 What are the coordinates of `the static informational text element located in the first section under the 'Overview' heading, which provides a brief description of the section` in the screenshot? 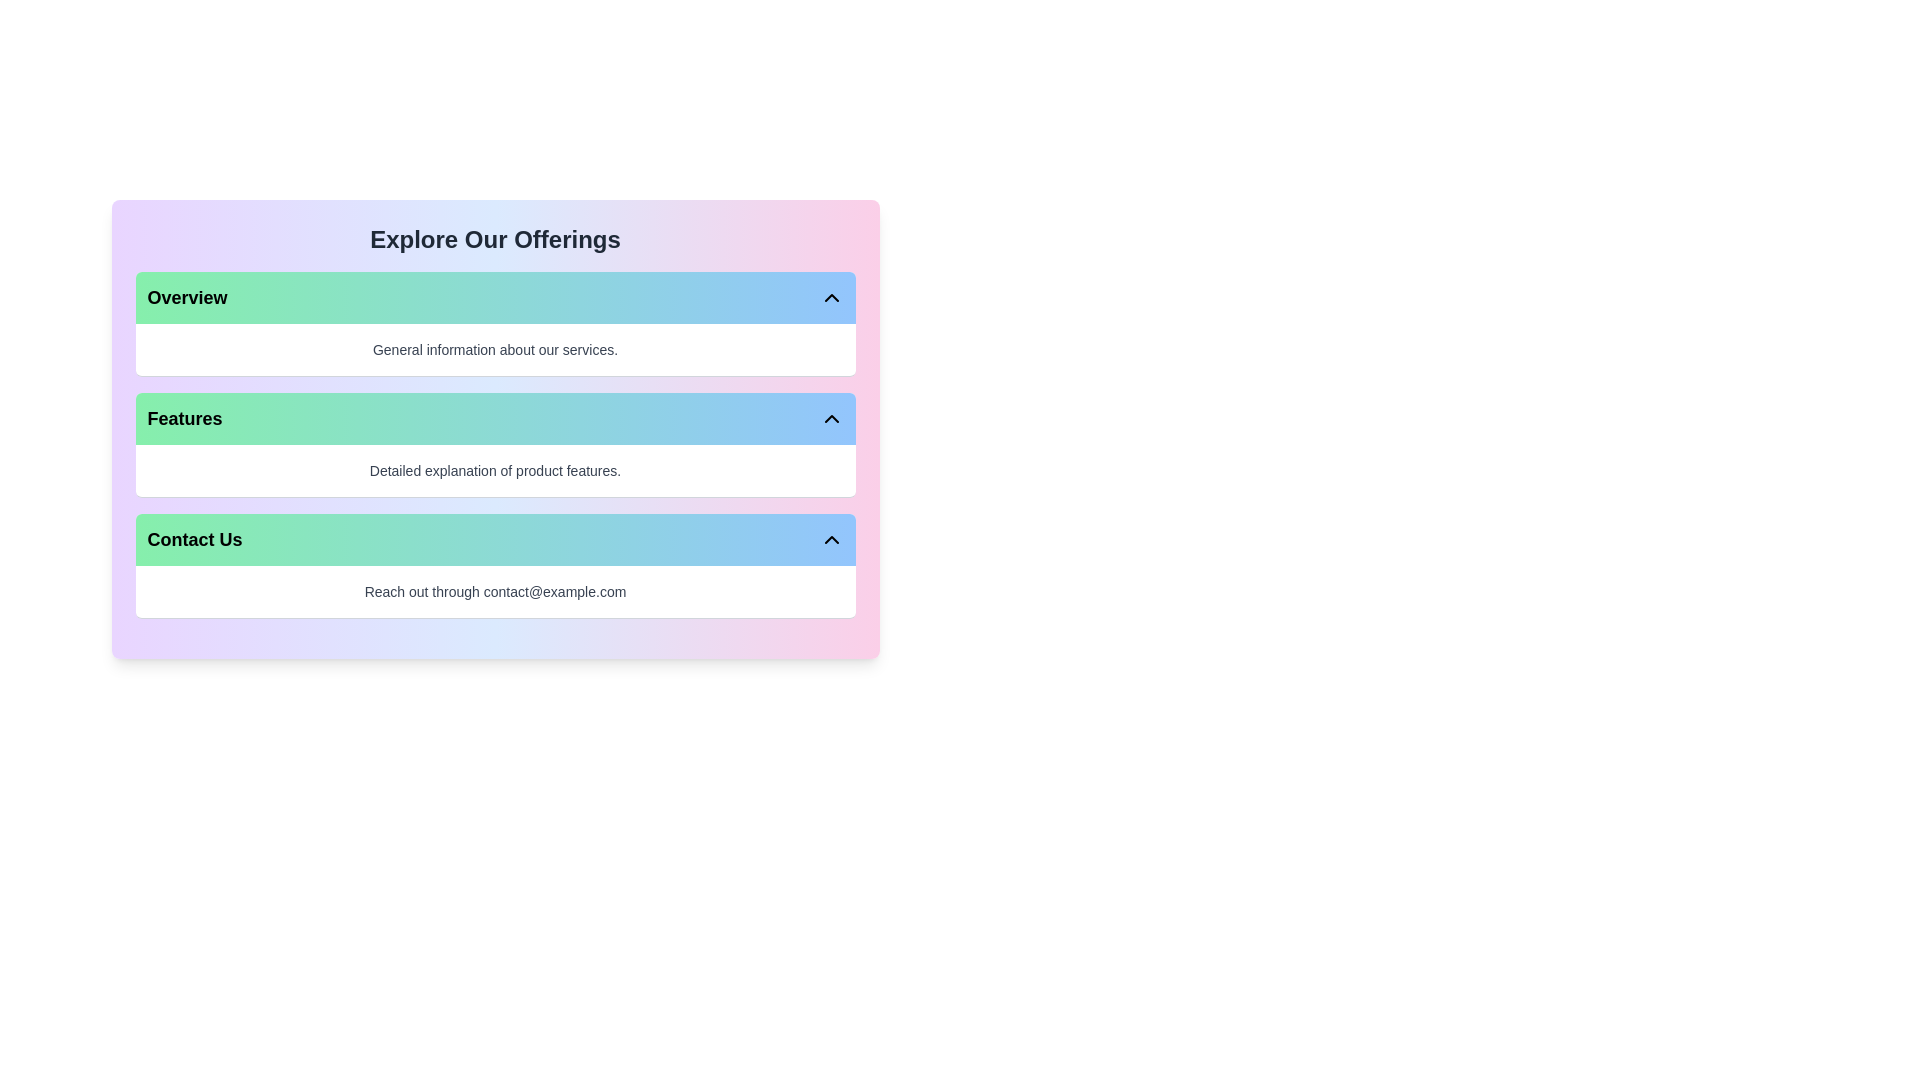 It's located at (495, 349).